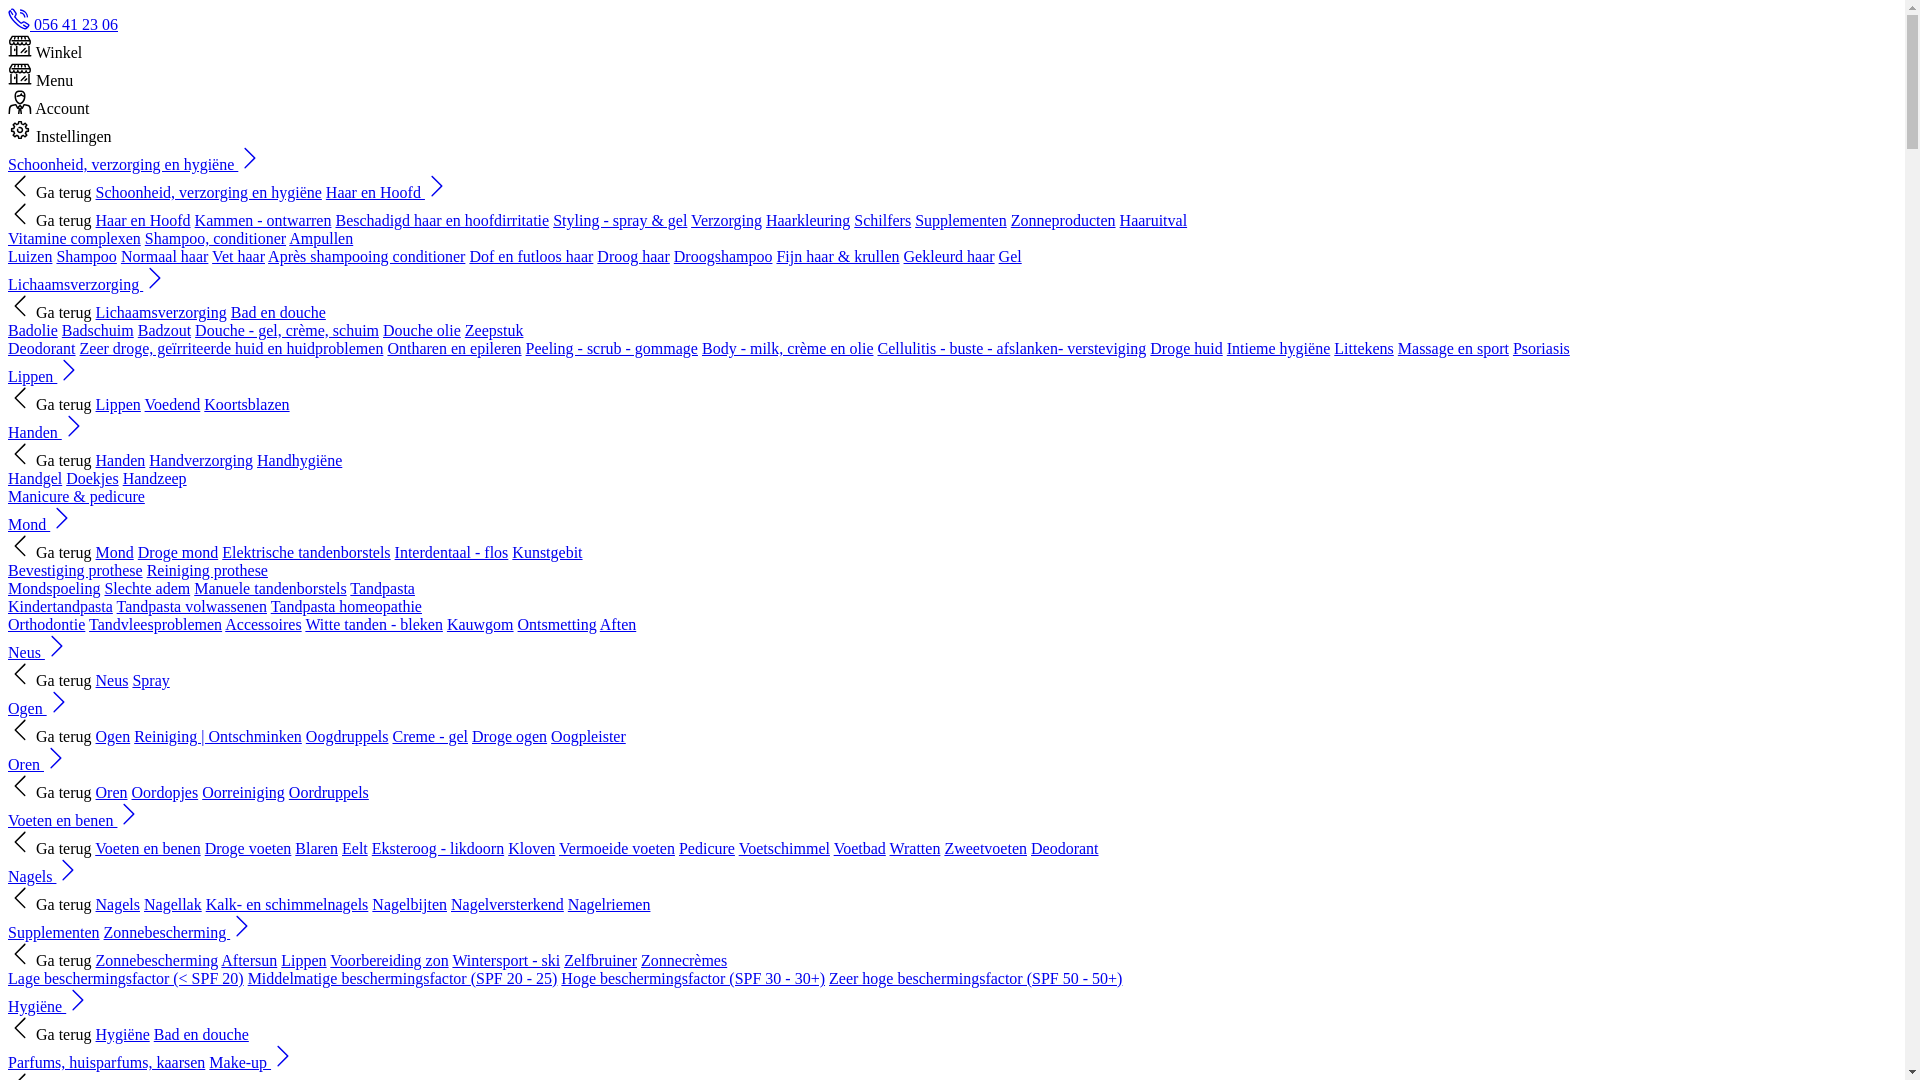 This screenshot has height=1080, width=1920. What do you see at coordinates (453, 347) in the screenshot?
I see `'Ontharen en epileren'` at bounding box center [453, 347].